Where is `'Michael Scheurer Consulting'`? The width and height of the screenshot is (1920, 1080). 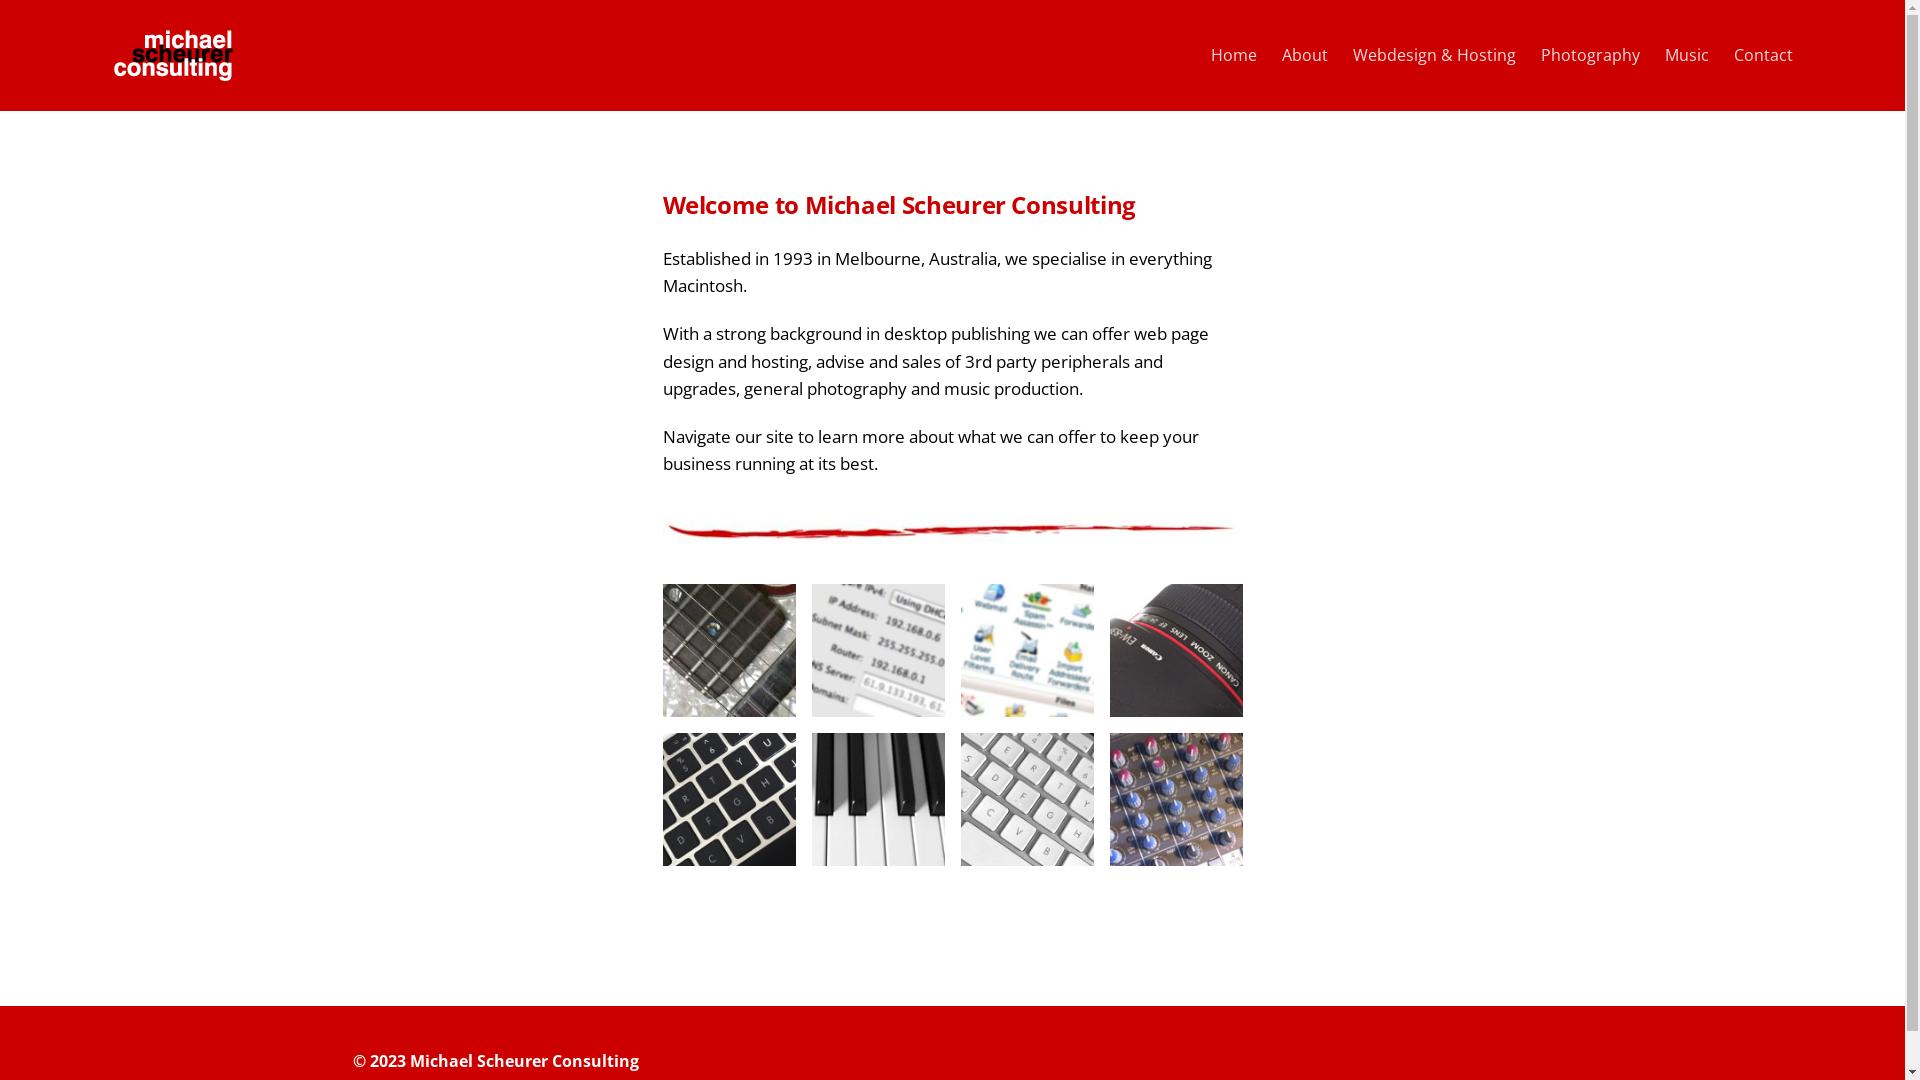
'Michael Scheurer Consulting' is located at coordinates (408, 1059).